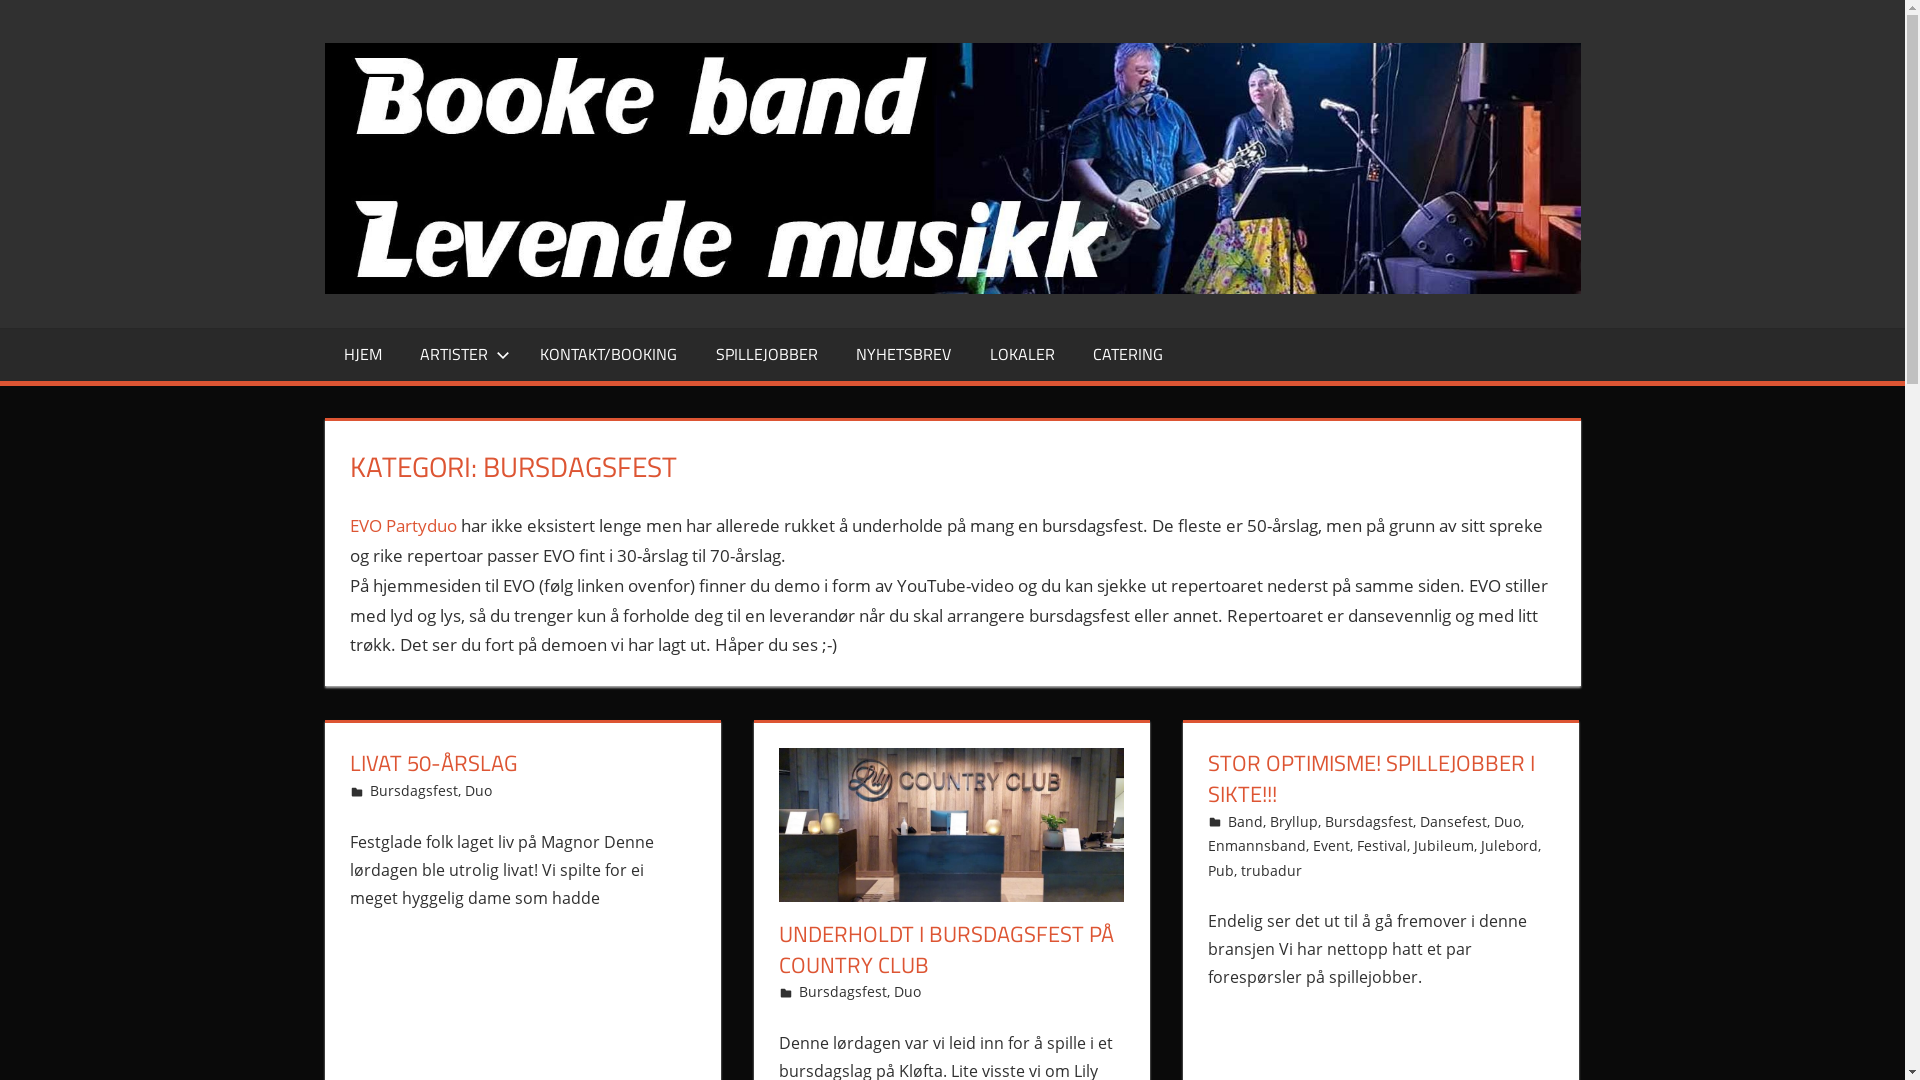 This screenshot has height=1080, width=1920. What do you see at coordinates (1244, 821) in the screenshot?
I see `'Band'` at bounding box center [1244, 821].